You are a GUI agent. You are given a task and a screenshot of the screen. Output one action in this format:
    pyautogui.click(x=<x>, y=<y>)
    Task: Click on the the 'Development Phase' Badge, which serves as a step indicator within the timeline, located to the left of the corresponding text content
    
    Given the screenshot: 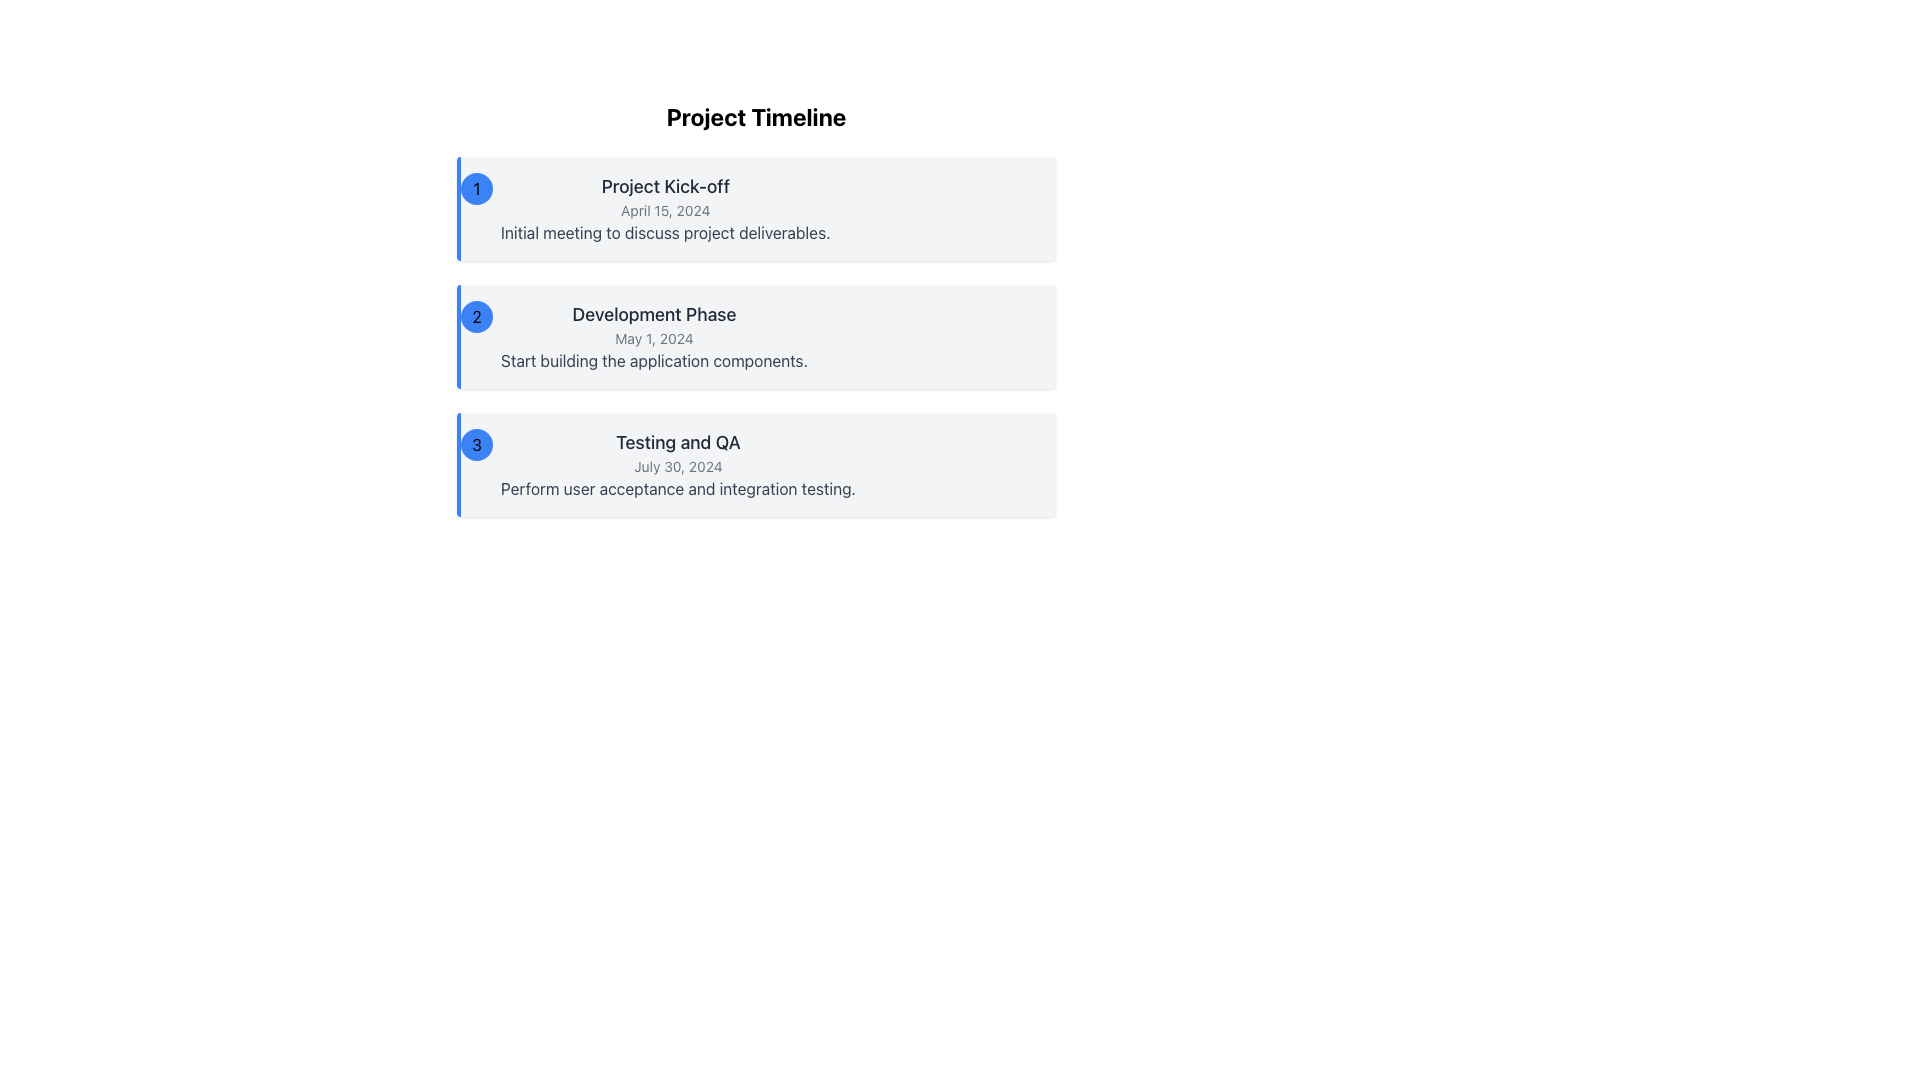 What is the action you would take?
    pyautogui.click(x=475, y=315)
    